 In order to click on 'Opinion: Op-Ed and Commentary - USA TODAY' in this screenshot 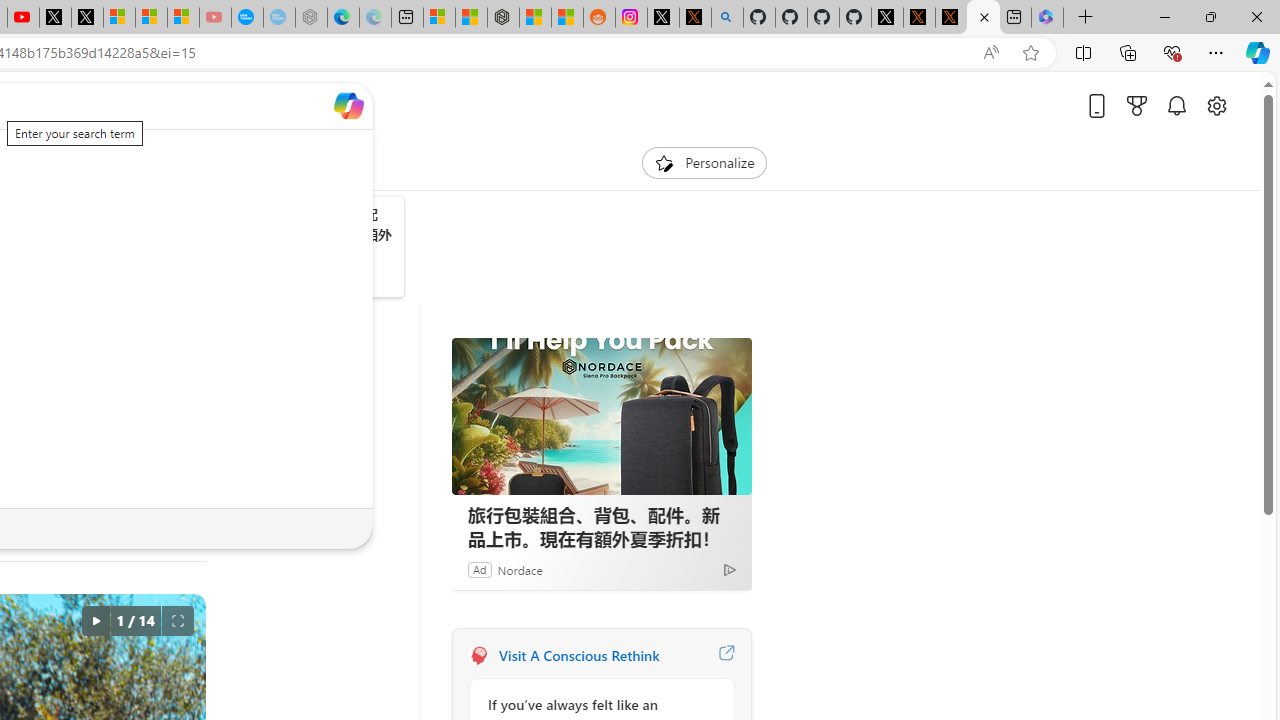, I will do `click(246, 17)`.